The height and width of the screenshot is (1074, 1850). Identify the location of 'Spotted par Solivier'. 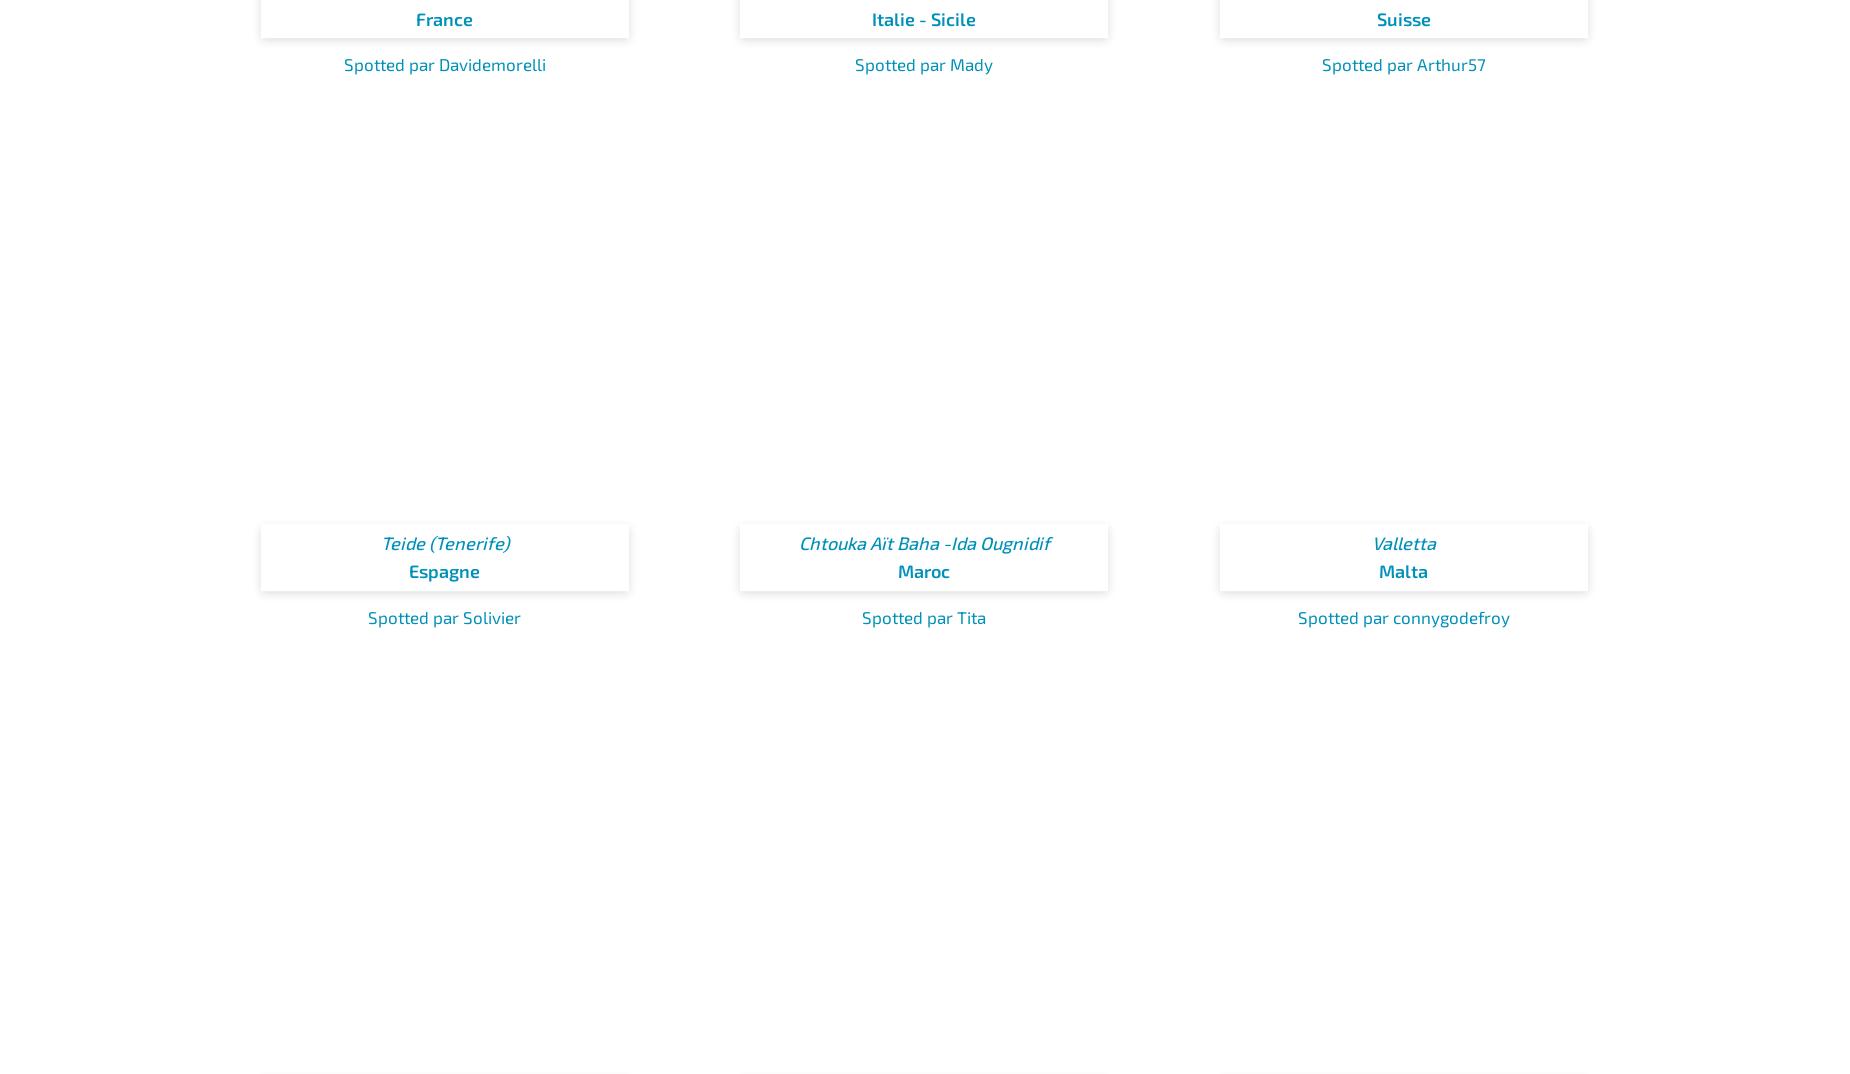
(443, 617).